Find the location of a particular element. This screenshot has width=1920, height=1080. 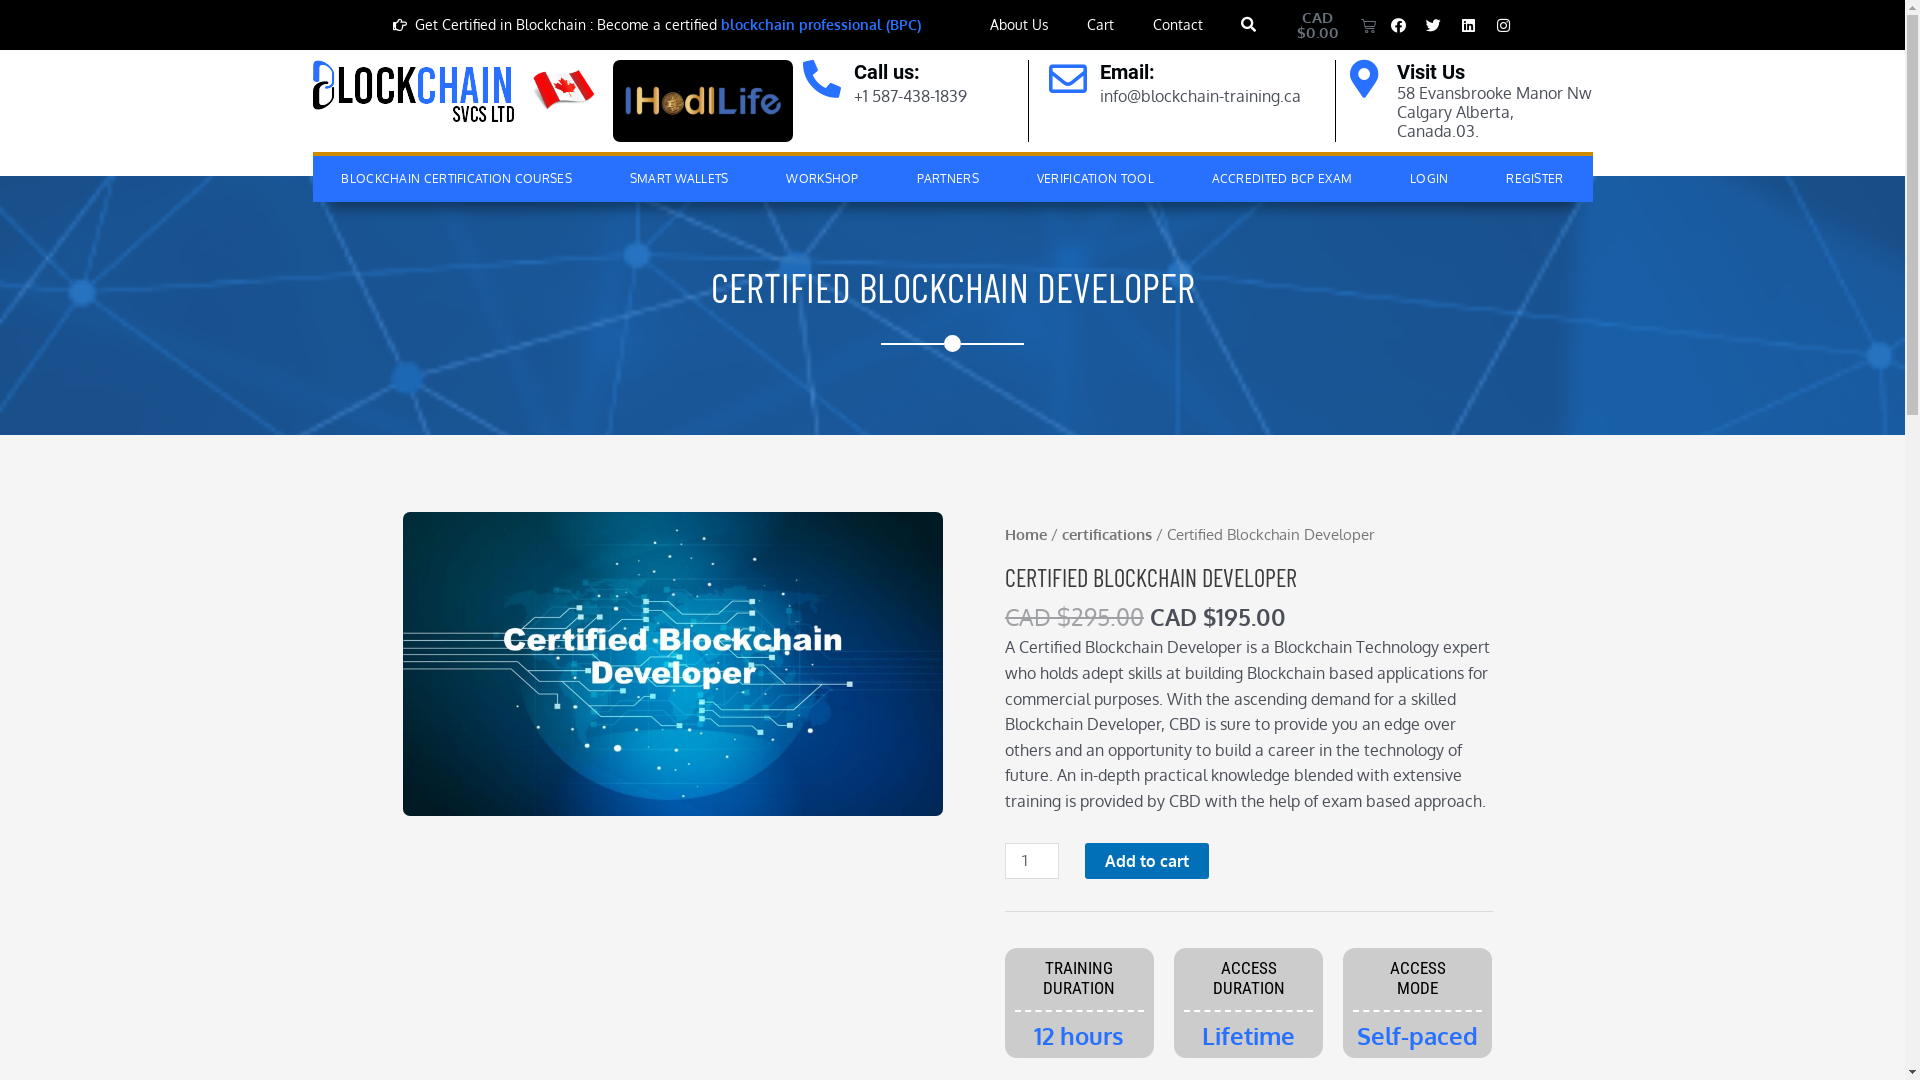

'BLOCKCHAIN CERTIFICATION COURSES' is located at coordinates (455, 177).